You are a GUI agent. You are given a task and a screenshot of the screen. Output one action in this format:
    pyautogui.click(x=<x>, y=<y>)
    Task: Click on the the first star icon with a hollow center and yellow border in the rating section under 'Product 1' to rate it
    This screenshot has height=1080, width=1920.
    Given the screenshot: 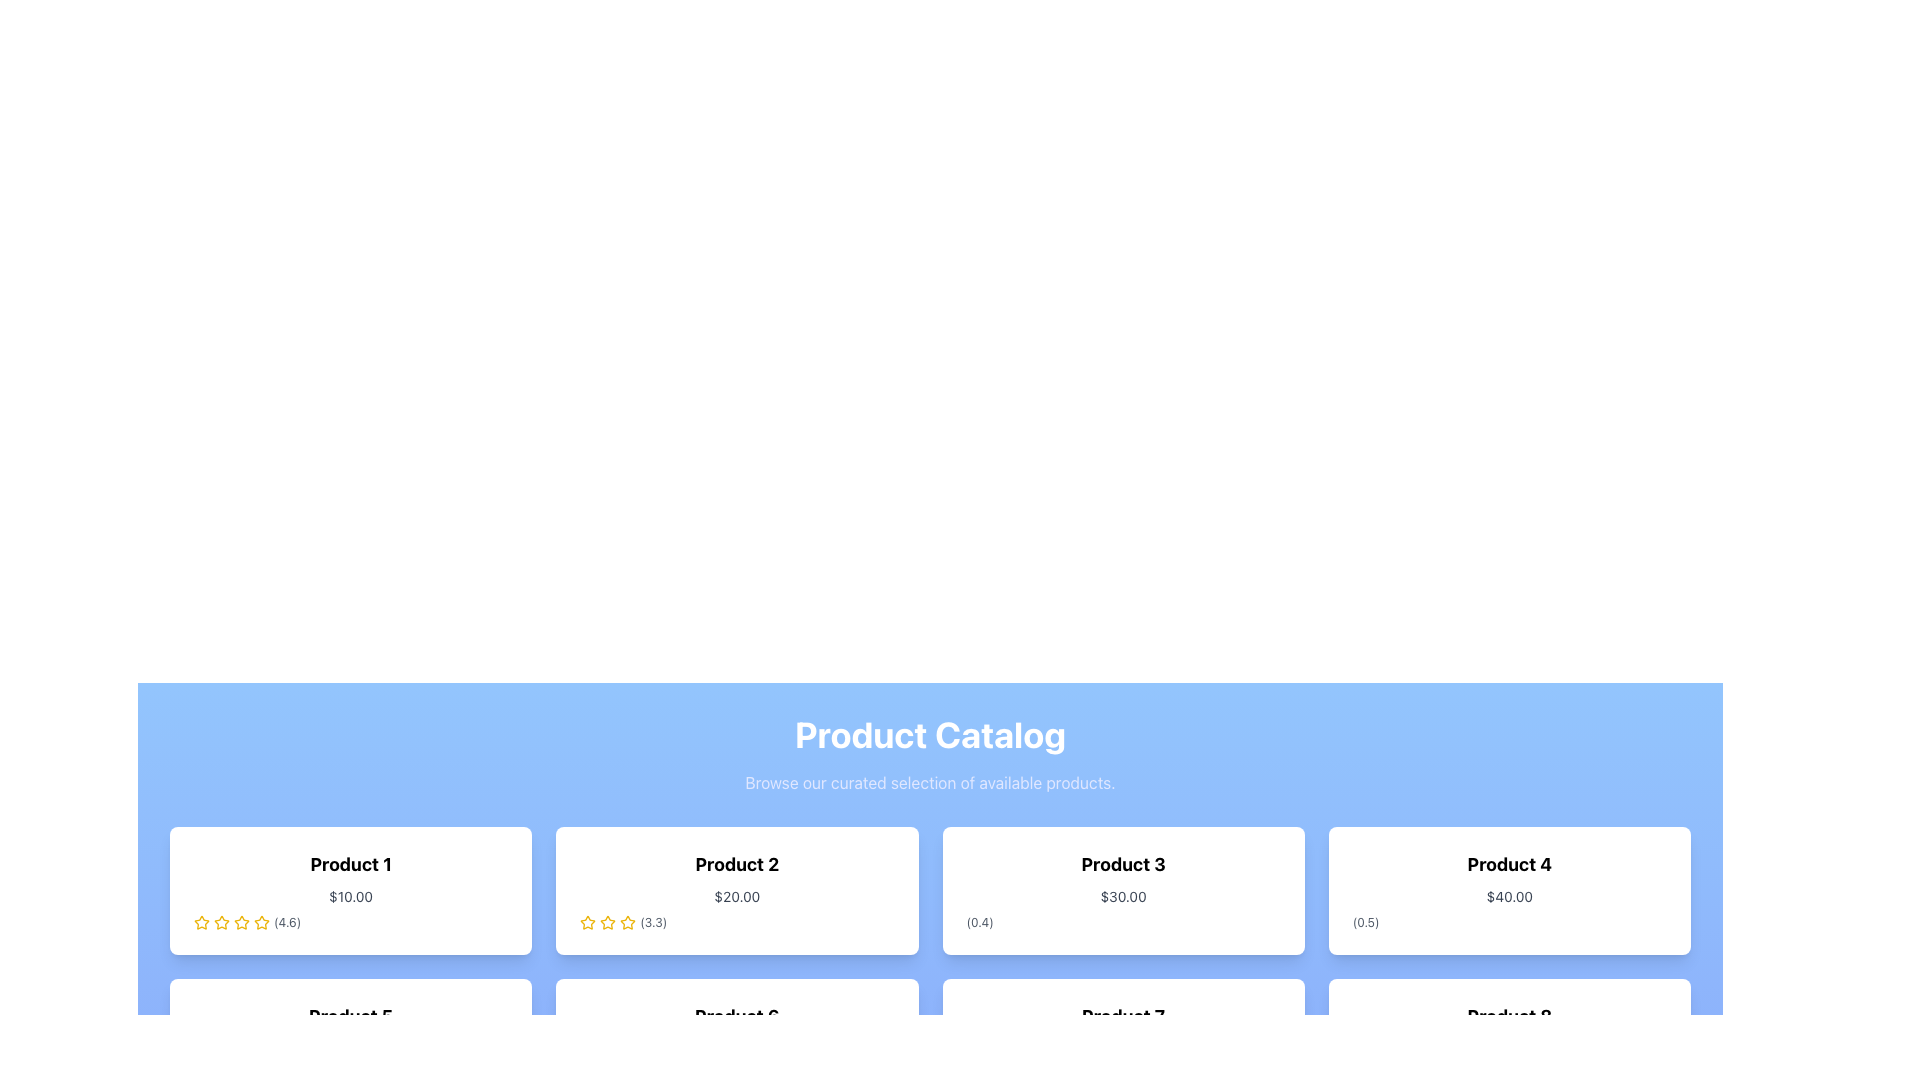 What is the action you would take?
    pyautogui.click(x=240, y=922)
    